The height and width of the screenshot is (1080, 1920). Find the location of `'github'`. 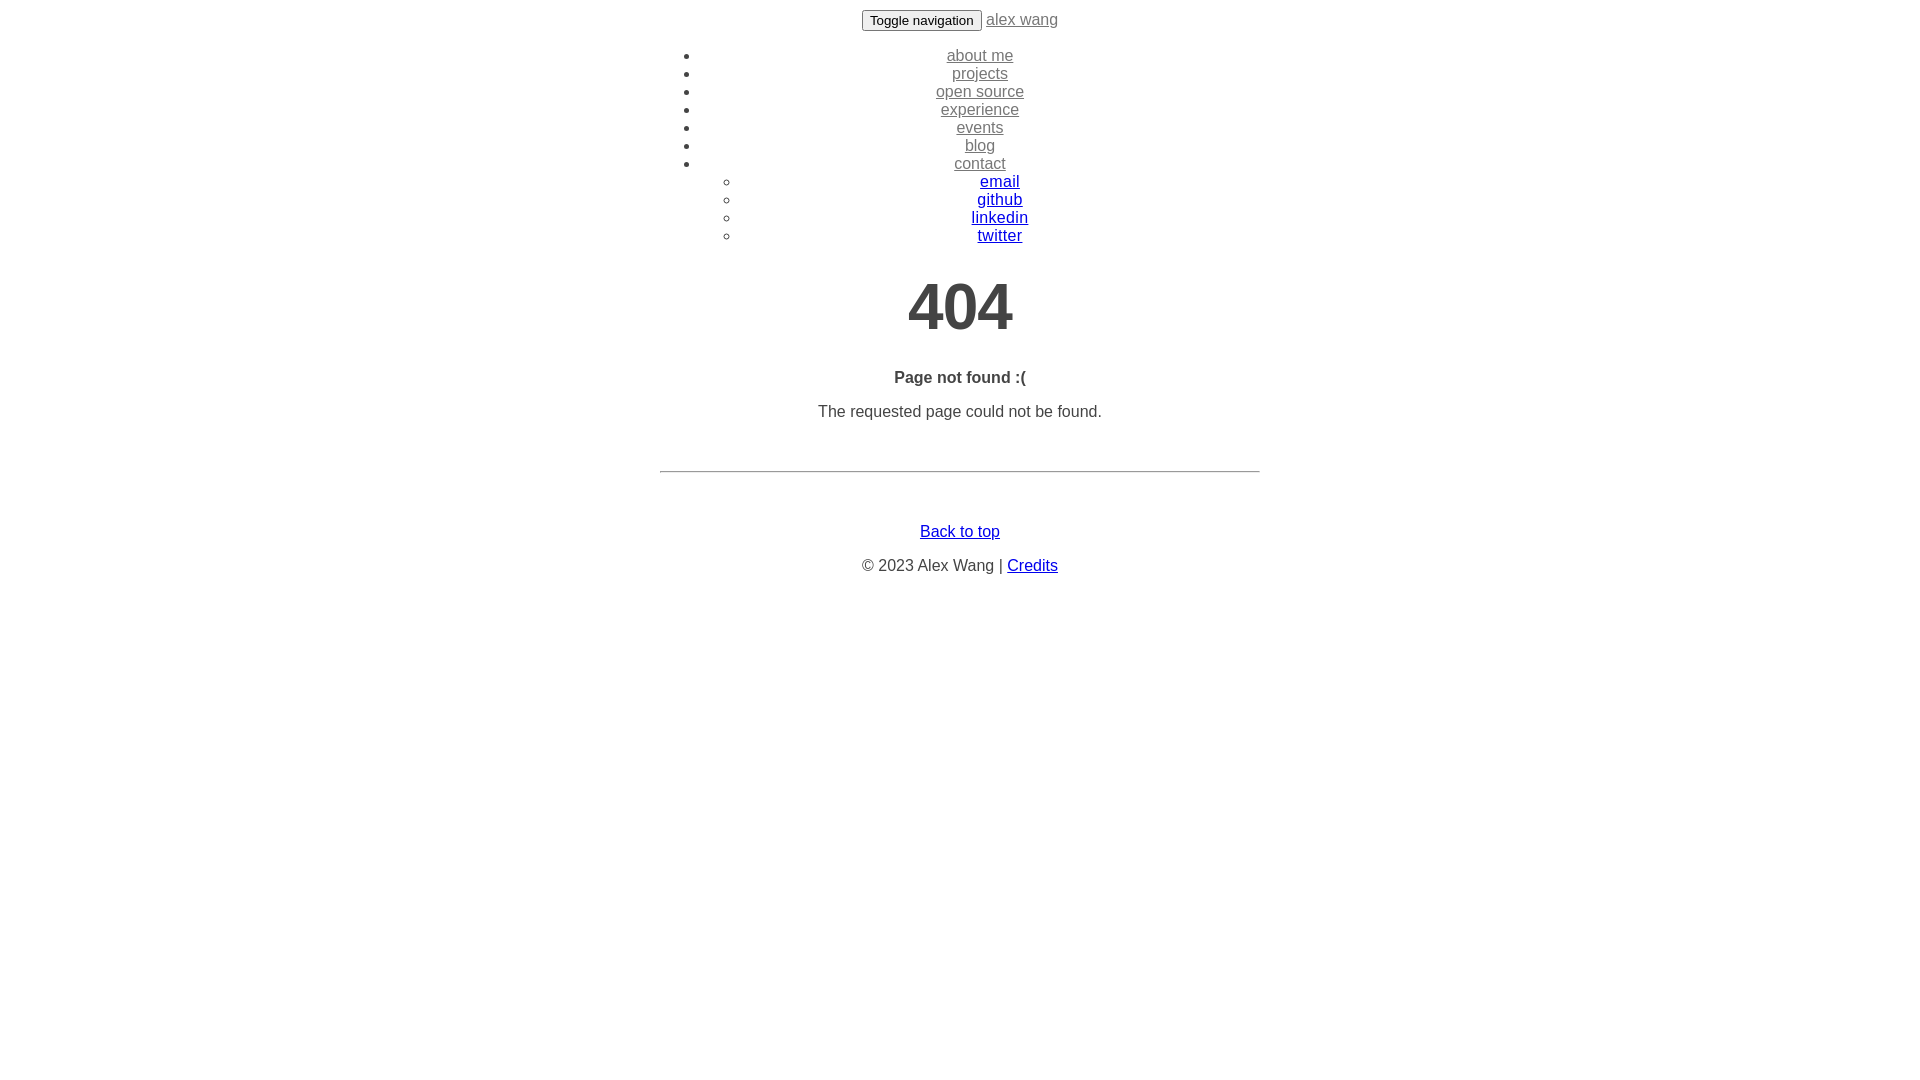

'github' is located at coordinates (999, 199).